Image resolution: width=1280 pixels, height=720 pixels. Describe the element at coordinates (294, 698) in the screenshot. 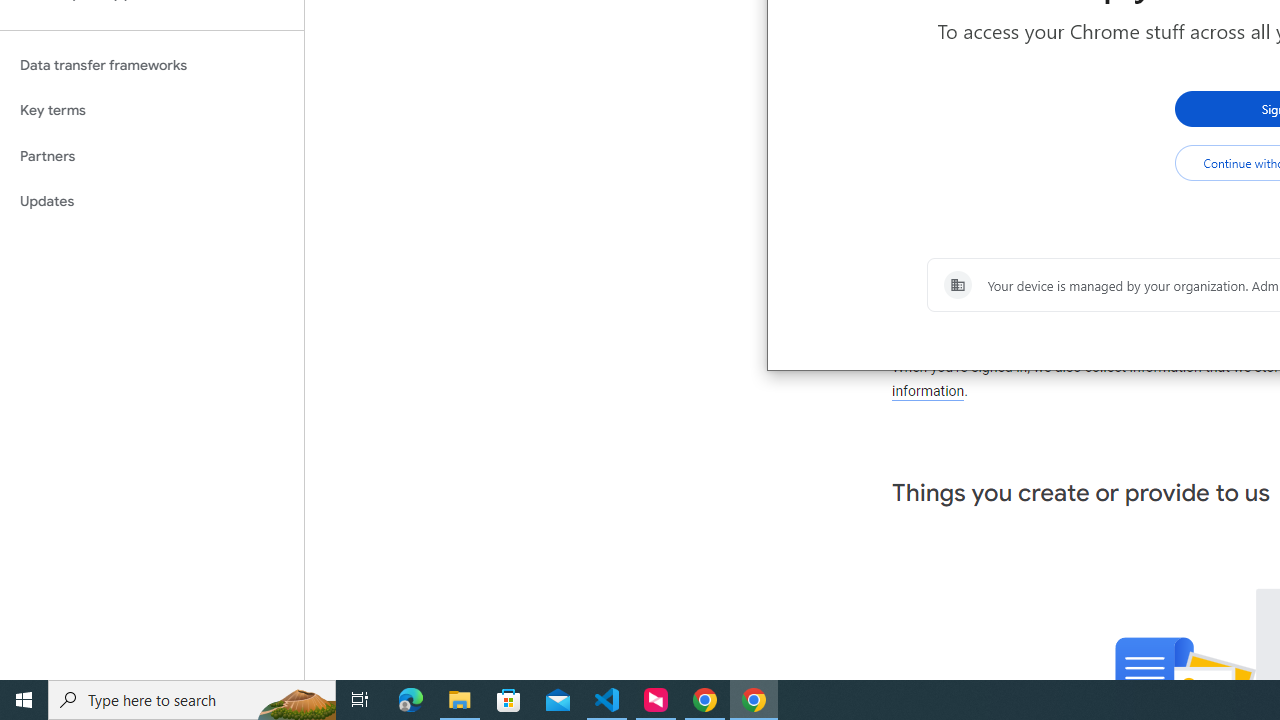

I see `'Search highlights icon opens search home window'` at that location.